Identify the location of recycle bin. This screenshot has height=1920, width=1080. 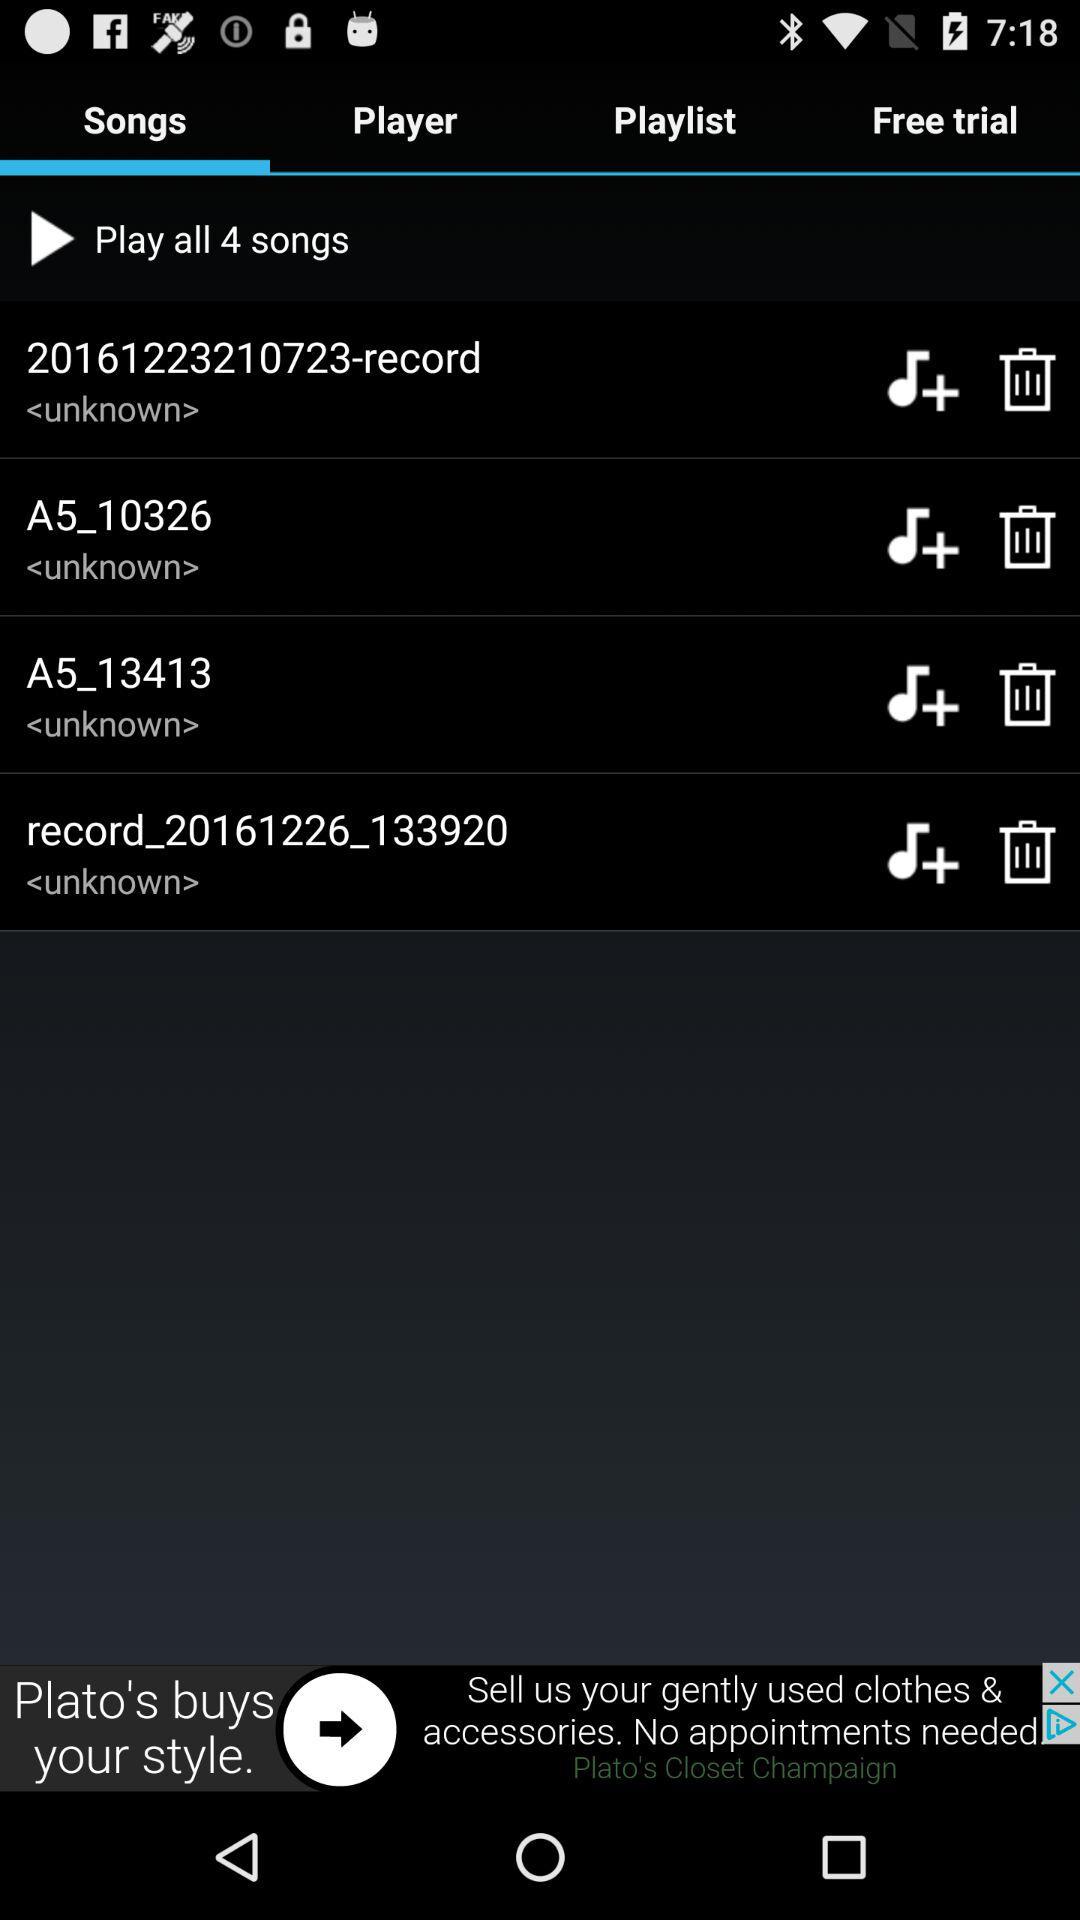
(1017, 537).